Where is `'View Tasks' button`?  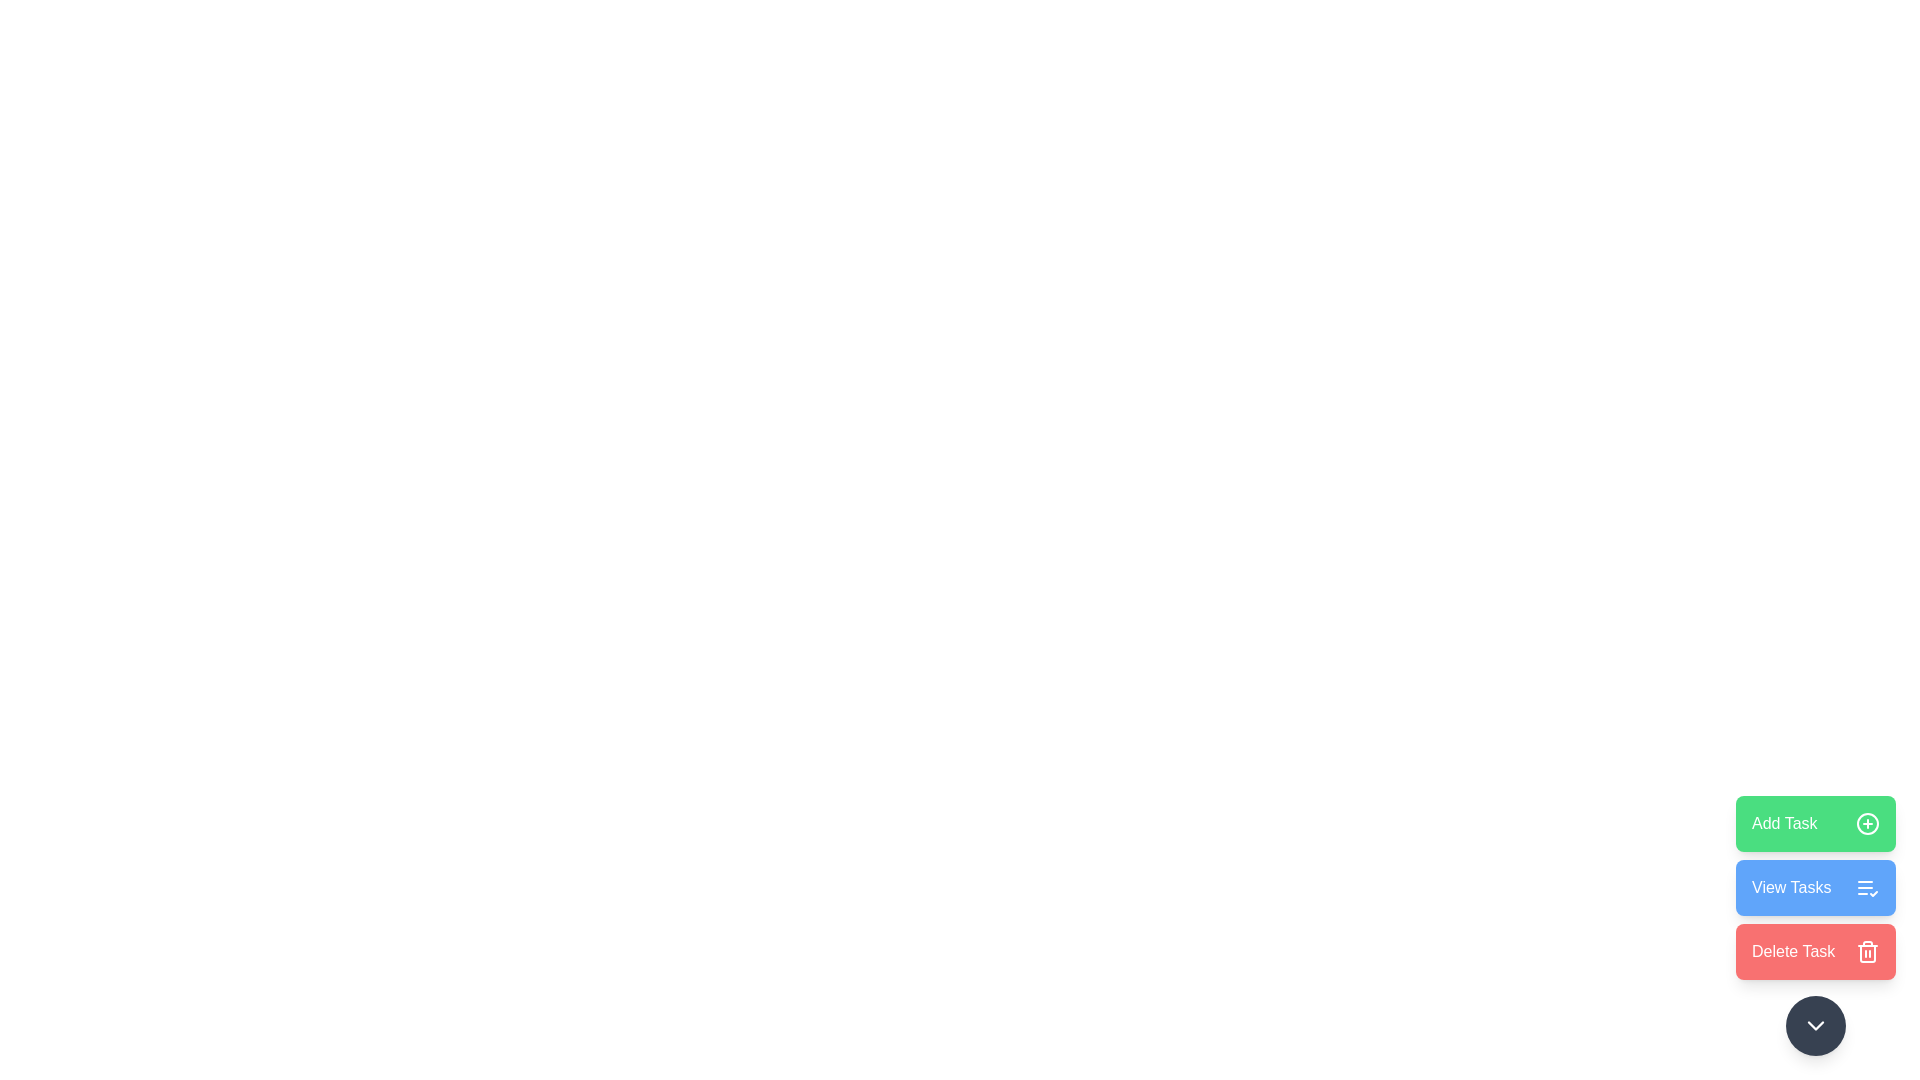
'View Tasks' button is located at coordinates (1815, 886).